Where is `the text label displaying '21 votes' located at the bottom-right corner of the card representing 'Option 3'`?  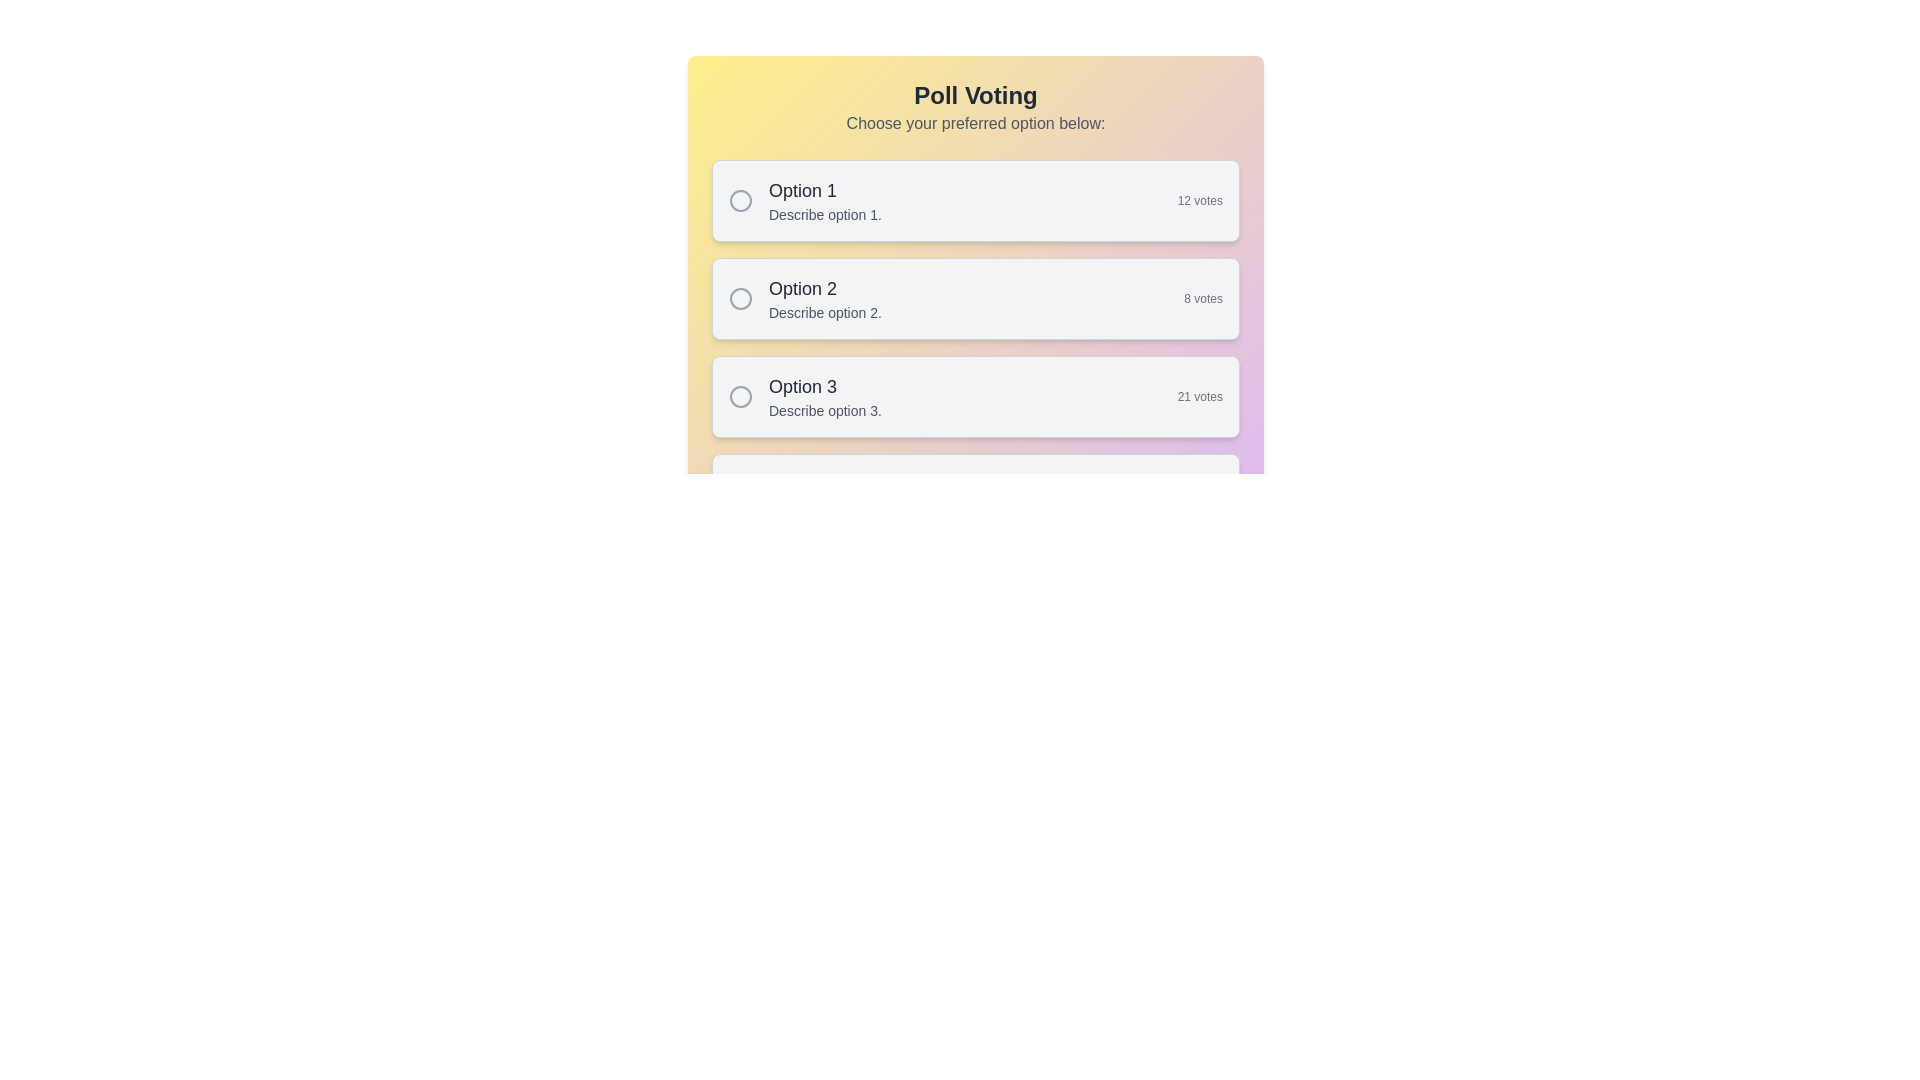
the text label displaying '21 votes' located at the bottom-right corner of the card representing 'Option 3' is located at coordinates (1200, 397).